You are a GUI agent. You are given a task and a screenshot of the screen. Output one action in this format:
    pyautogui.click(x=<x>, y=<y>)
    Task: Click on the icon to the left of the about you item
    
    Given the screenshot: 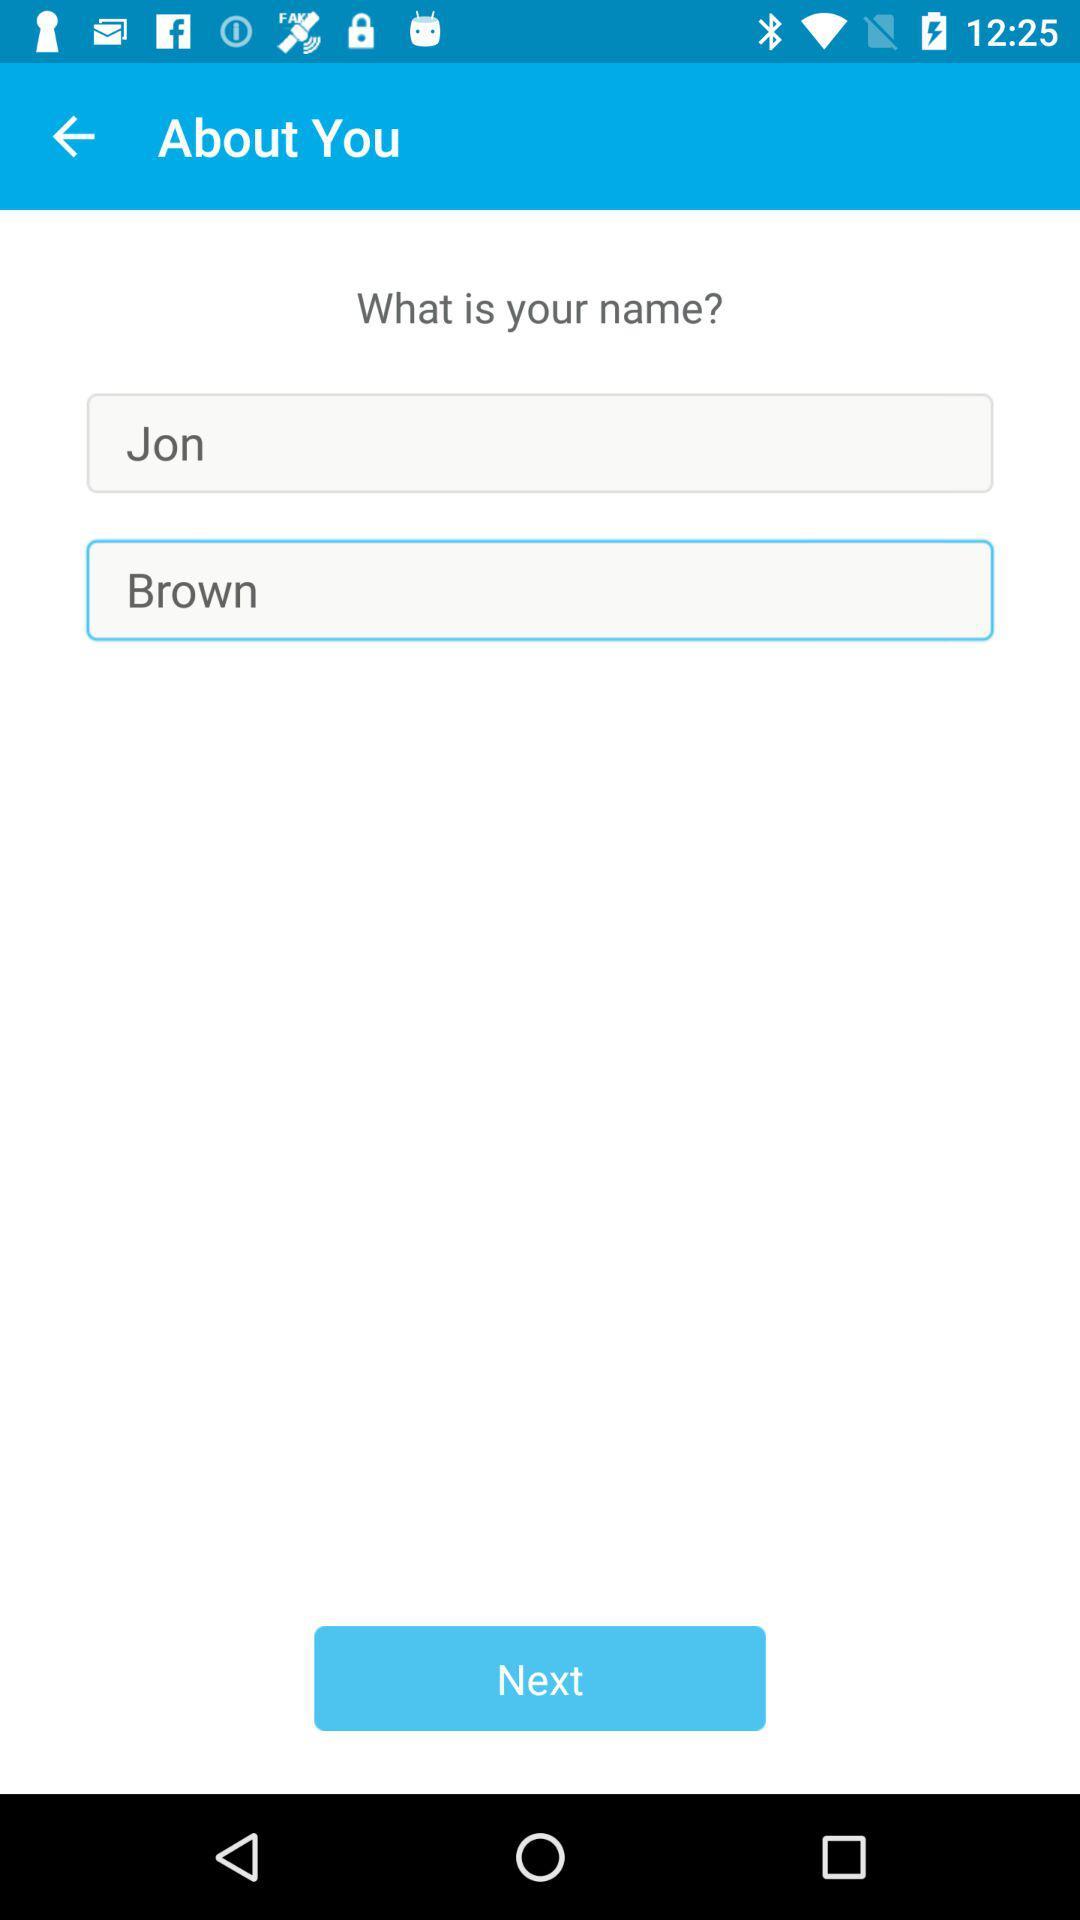 What is the action you would take?
    pyautogui.click(x=72, y=135)
    